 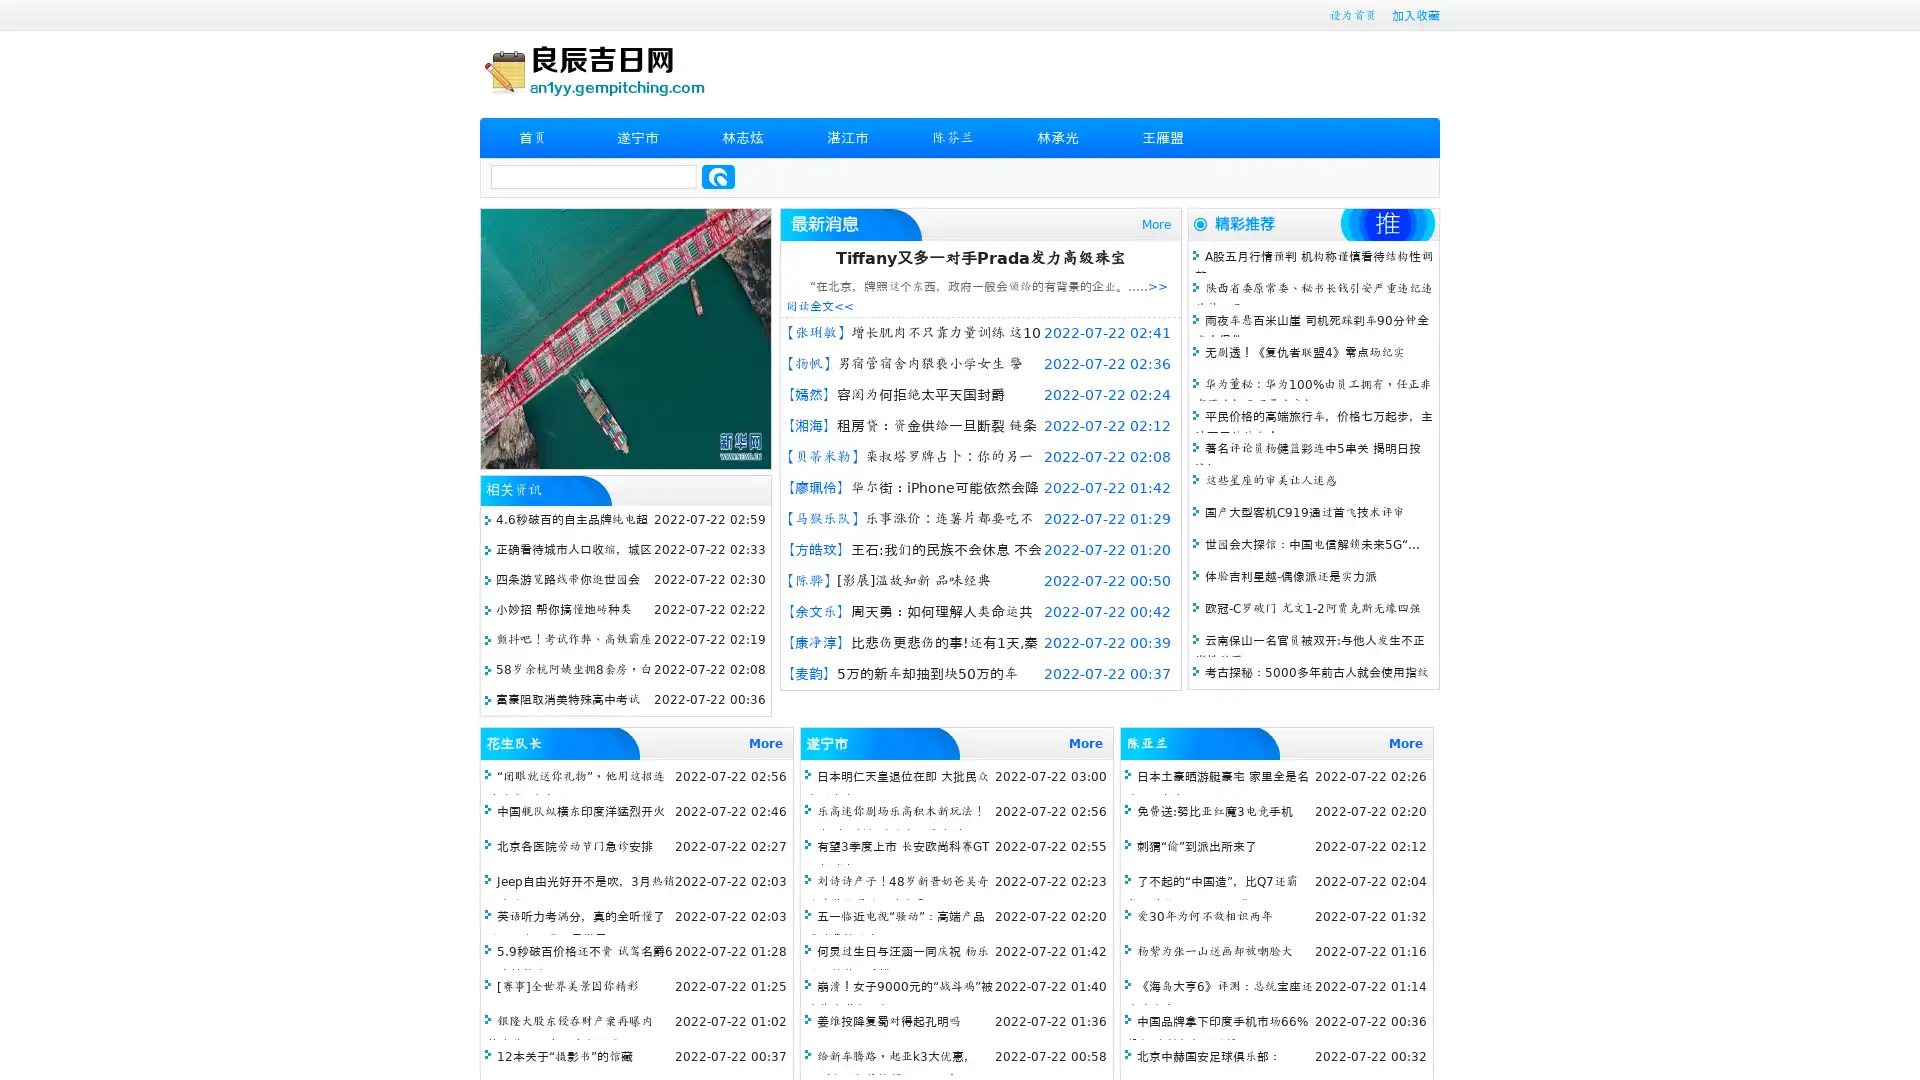 I want to click on Search, so click(x=718, y=176).